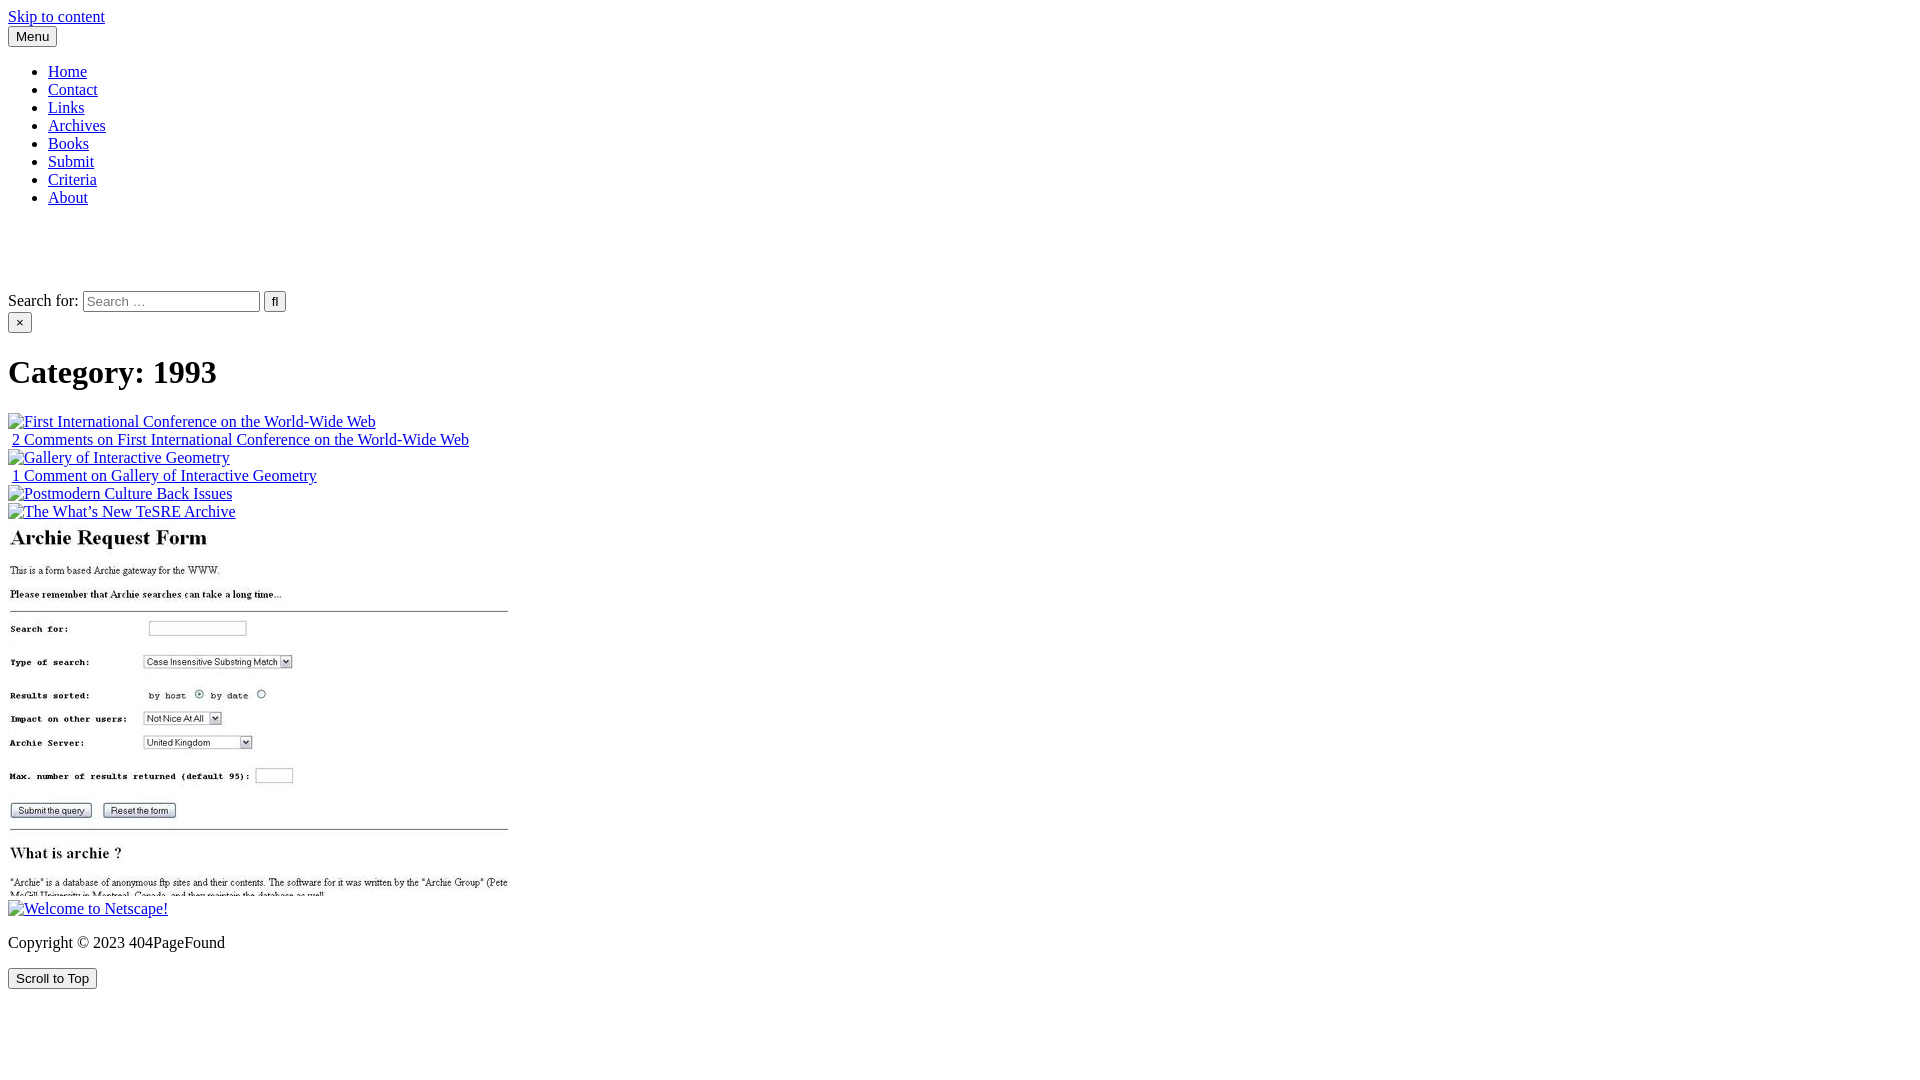 This screenshot has height=1080, width=1920. I want to click on 'Postmodern Culture Back Issues', so click(119, 493).